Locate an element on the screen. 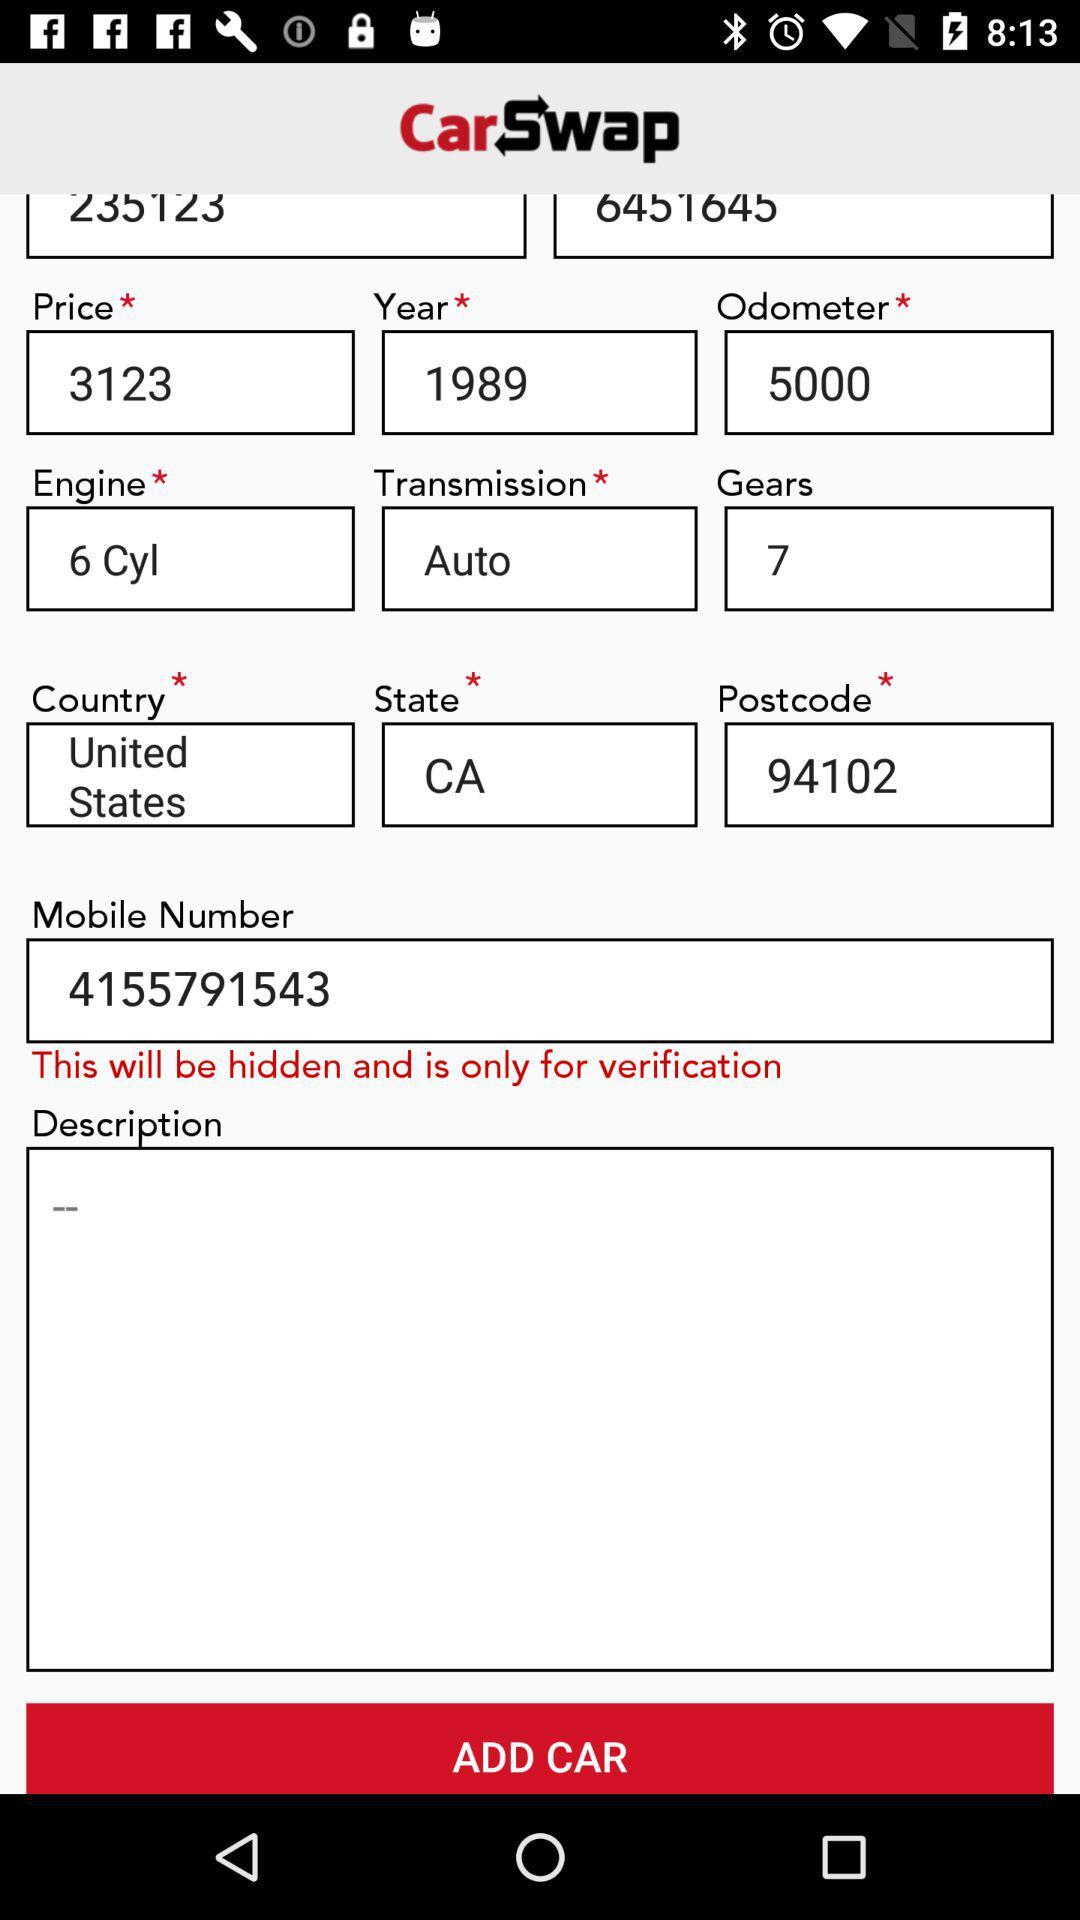 This screenshot has width=1080, height=1920. type description is located at coordinates (540, 1408).